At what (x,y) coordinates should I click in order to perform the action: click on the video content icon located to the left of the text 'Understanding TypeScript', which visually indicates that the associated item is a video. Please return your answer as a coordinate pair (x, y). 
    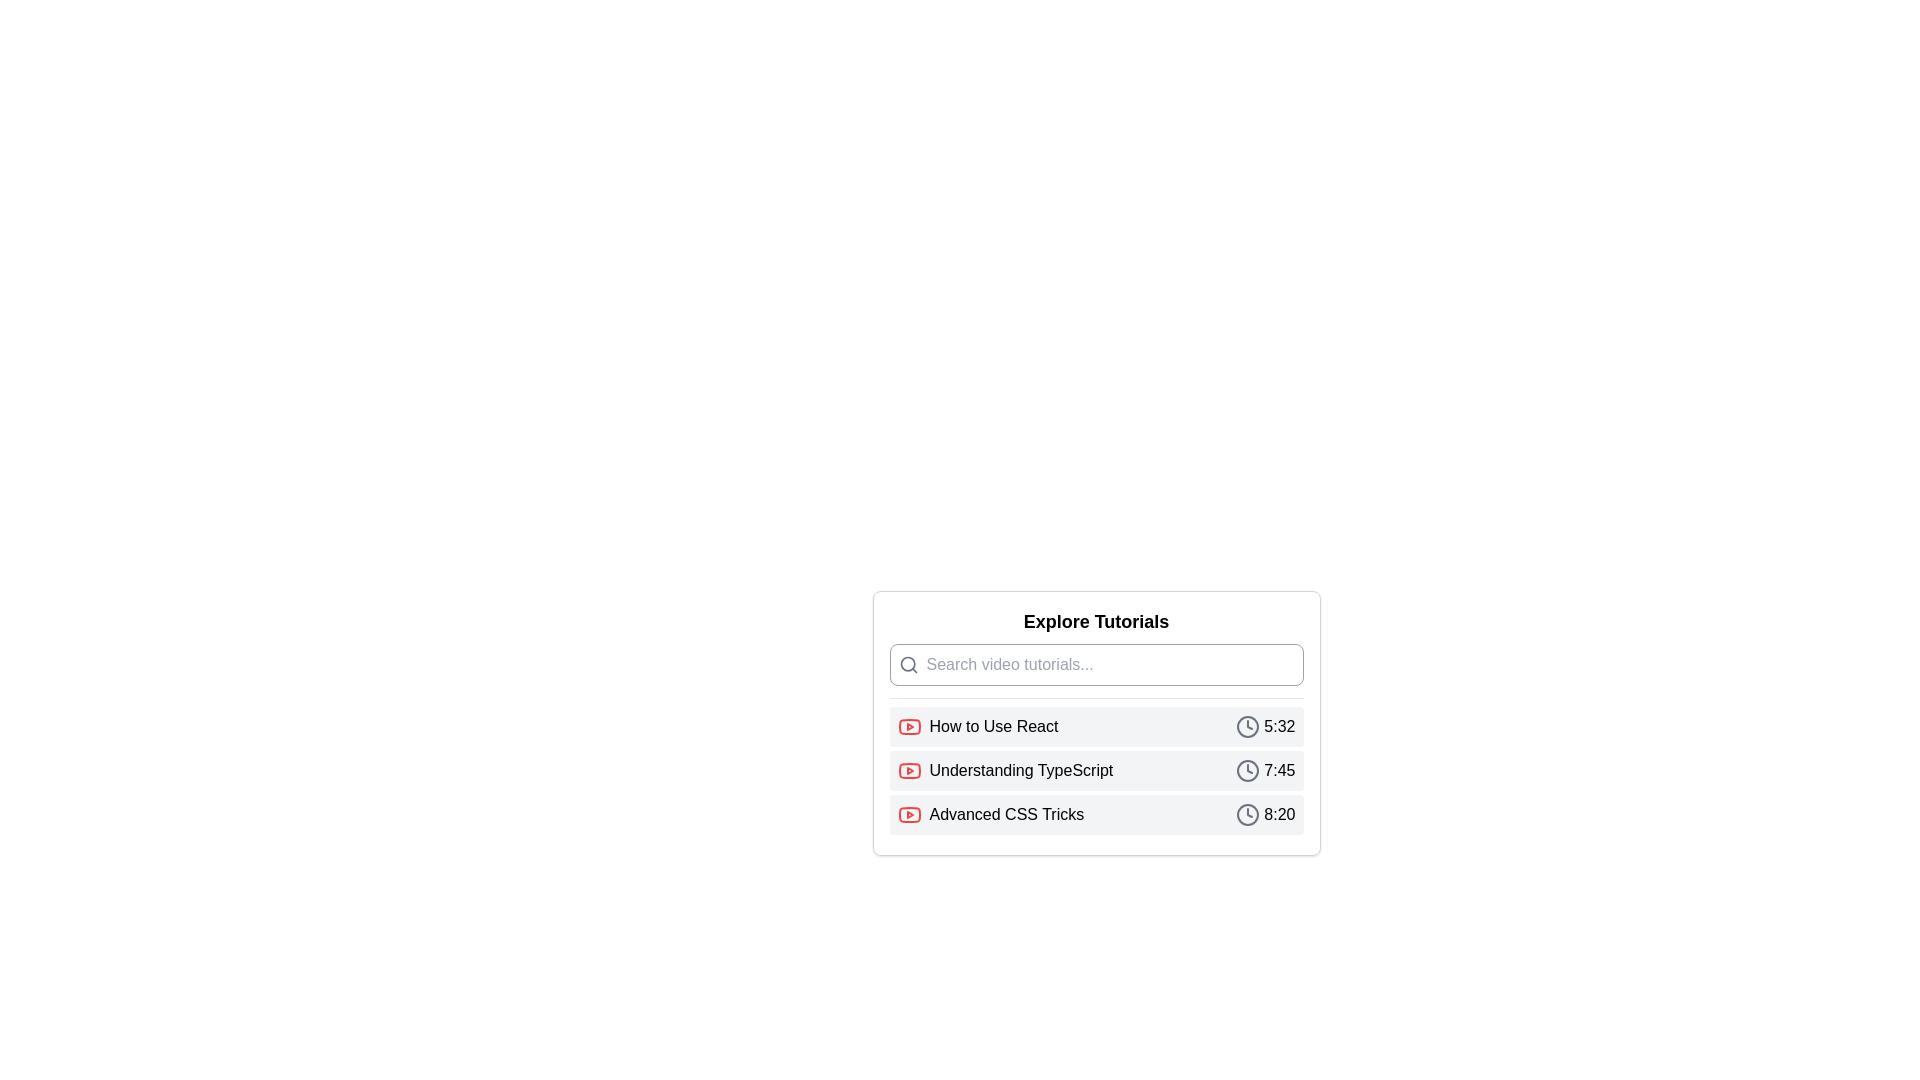
    Looking at the image, I should click on (908, 770).